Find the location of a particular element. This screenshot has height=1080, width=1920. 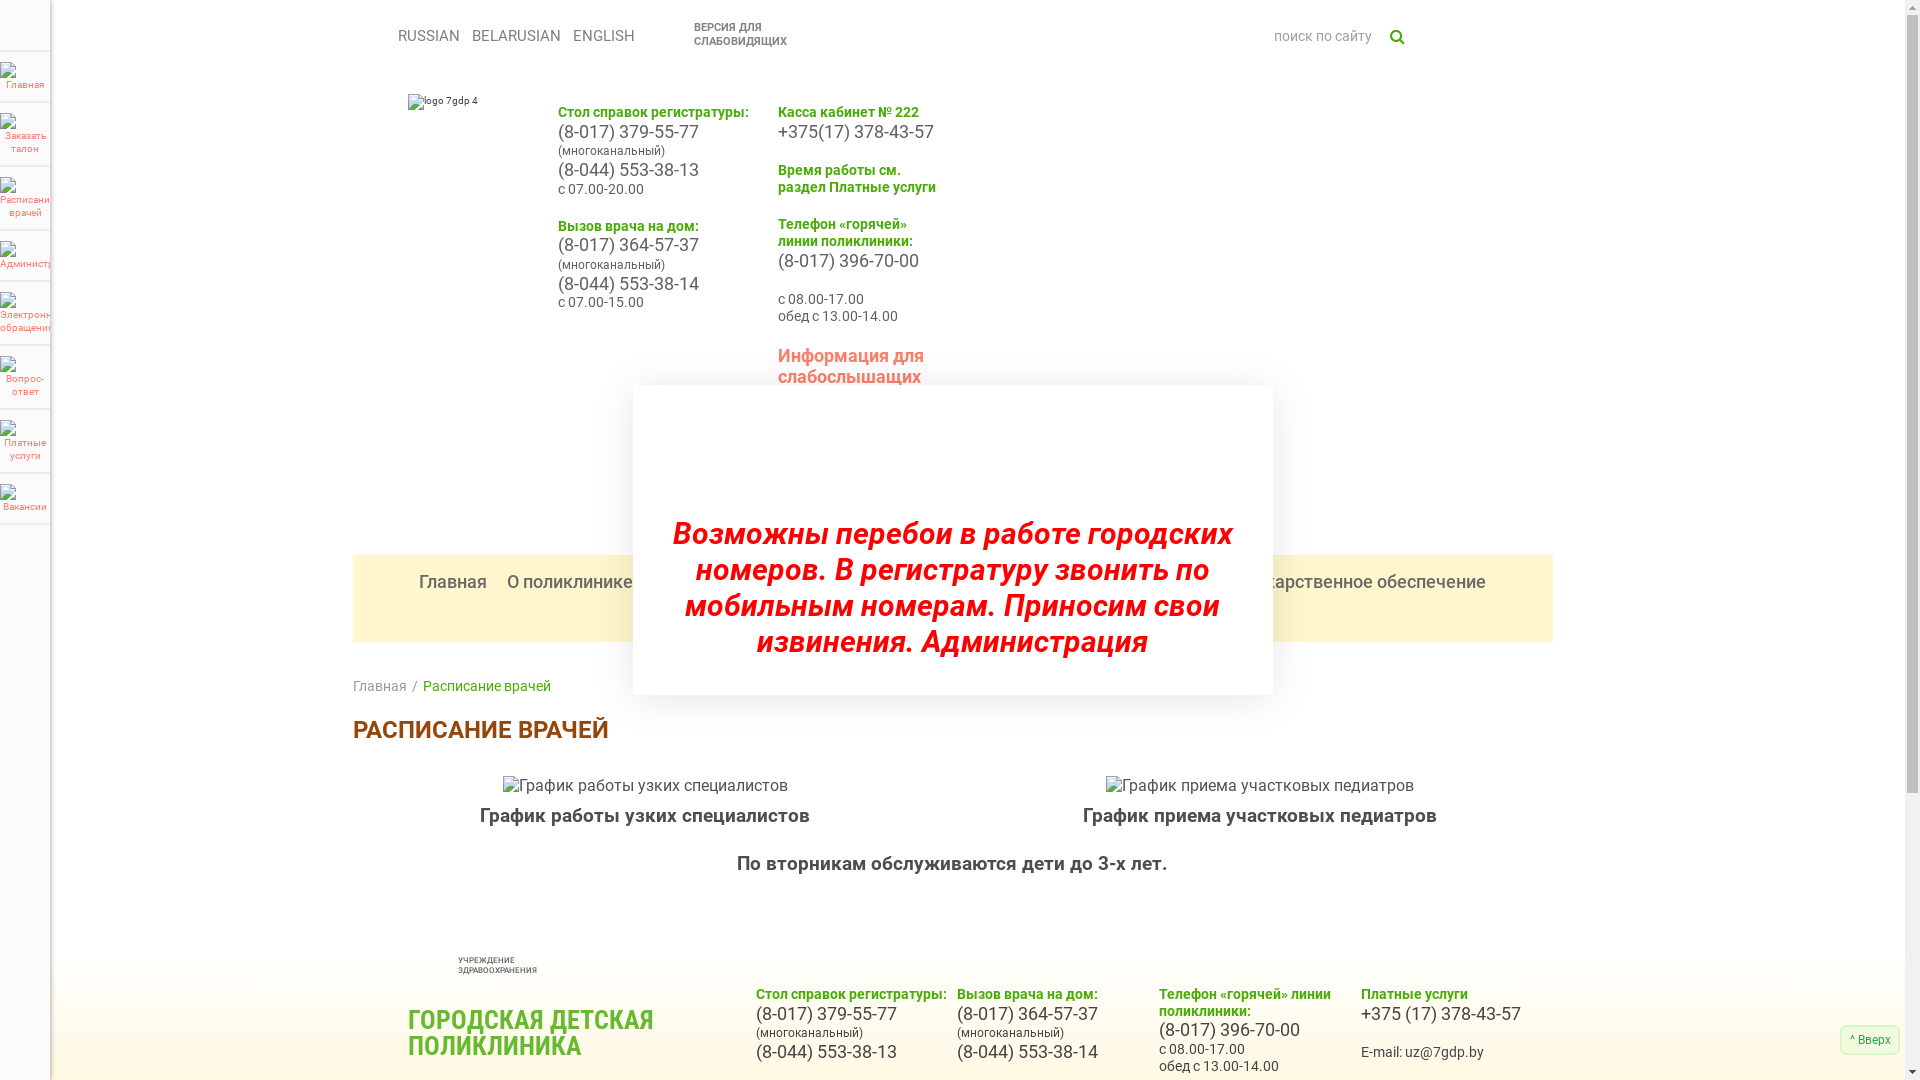

'BELARUSIAN' is located at coordinates (464, 35).